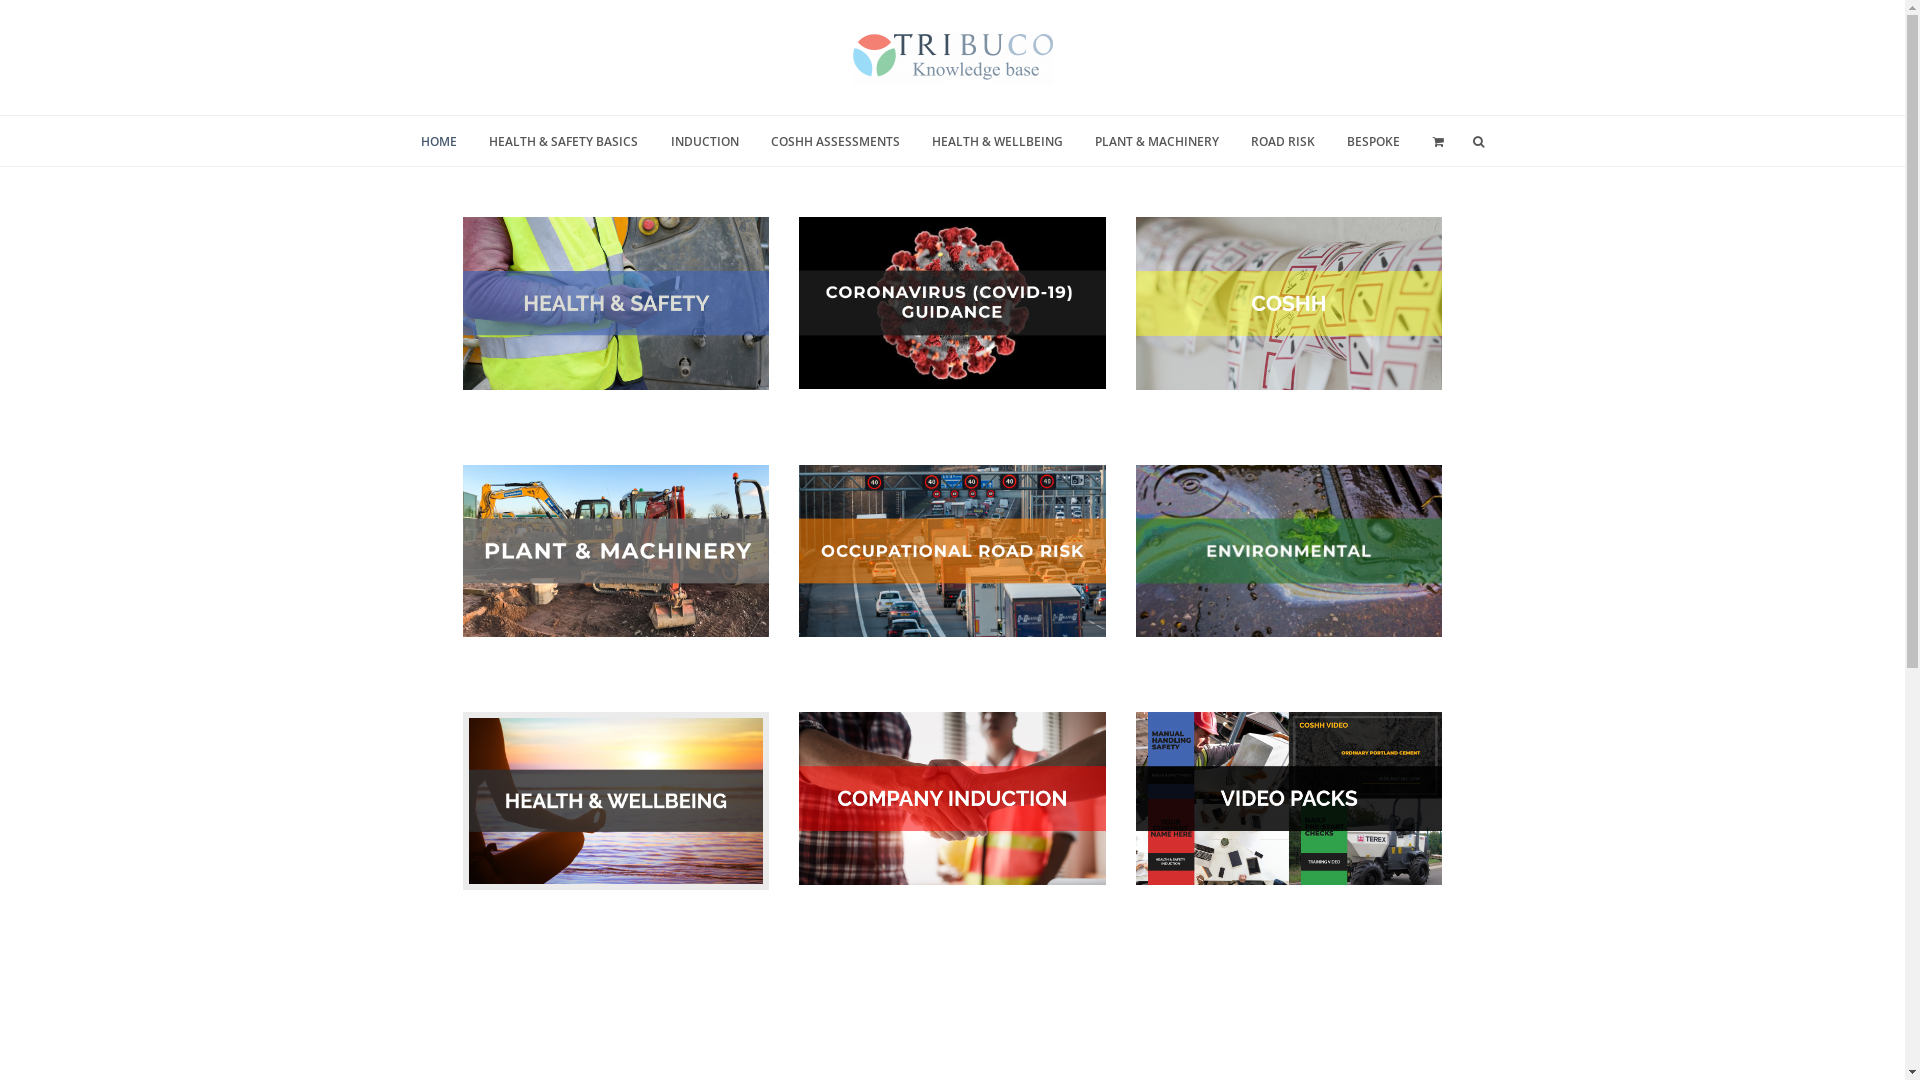 The height and width of the screenshot is (1080, 1920). What do you see at coordinates (835, 140) in the screenshot?
I see `'COSHH ASSESSMENTS'` at bounding box center [835, 140].